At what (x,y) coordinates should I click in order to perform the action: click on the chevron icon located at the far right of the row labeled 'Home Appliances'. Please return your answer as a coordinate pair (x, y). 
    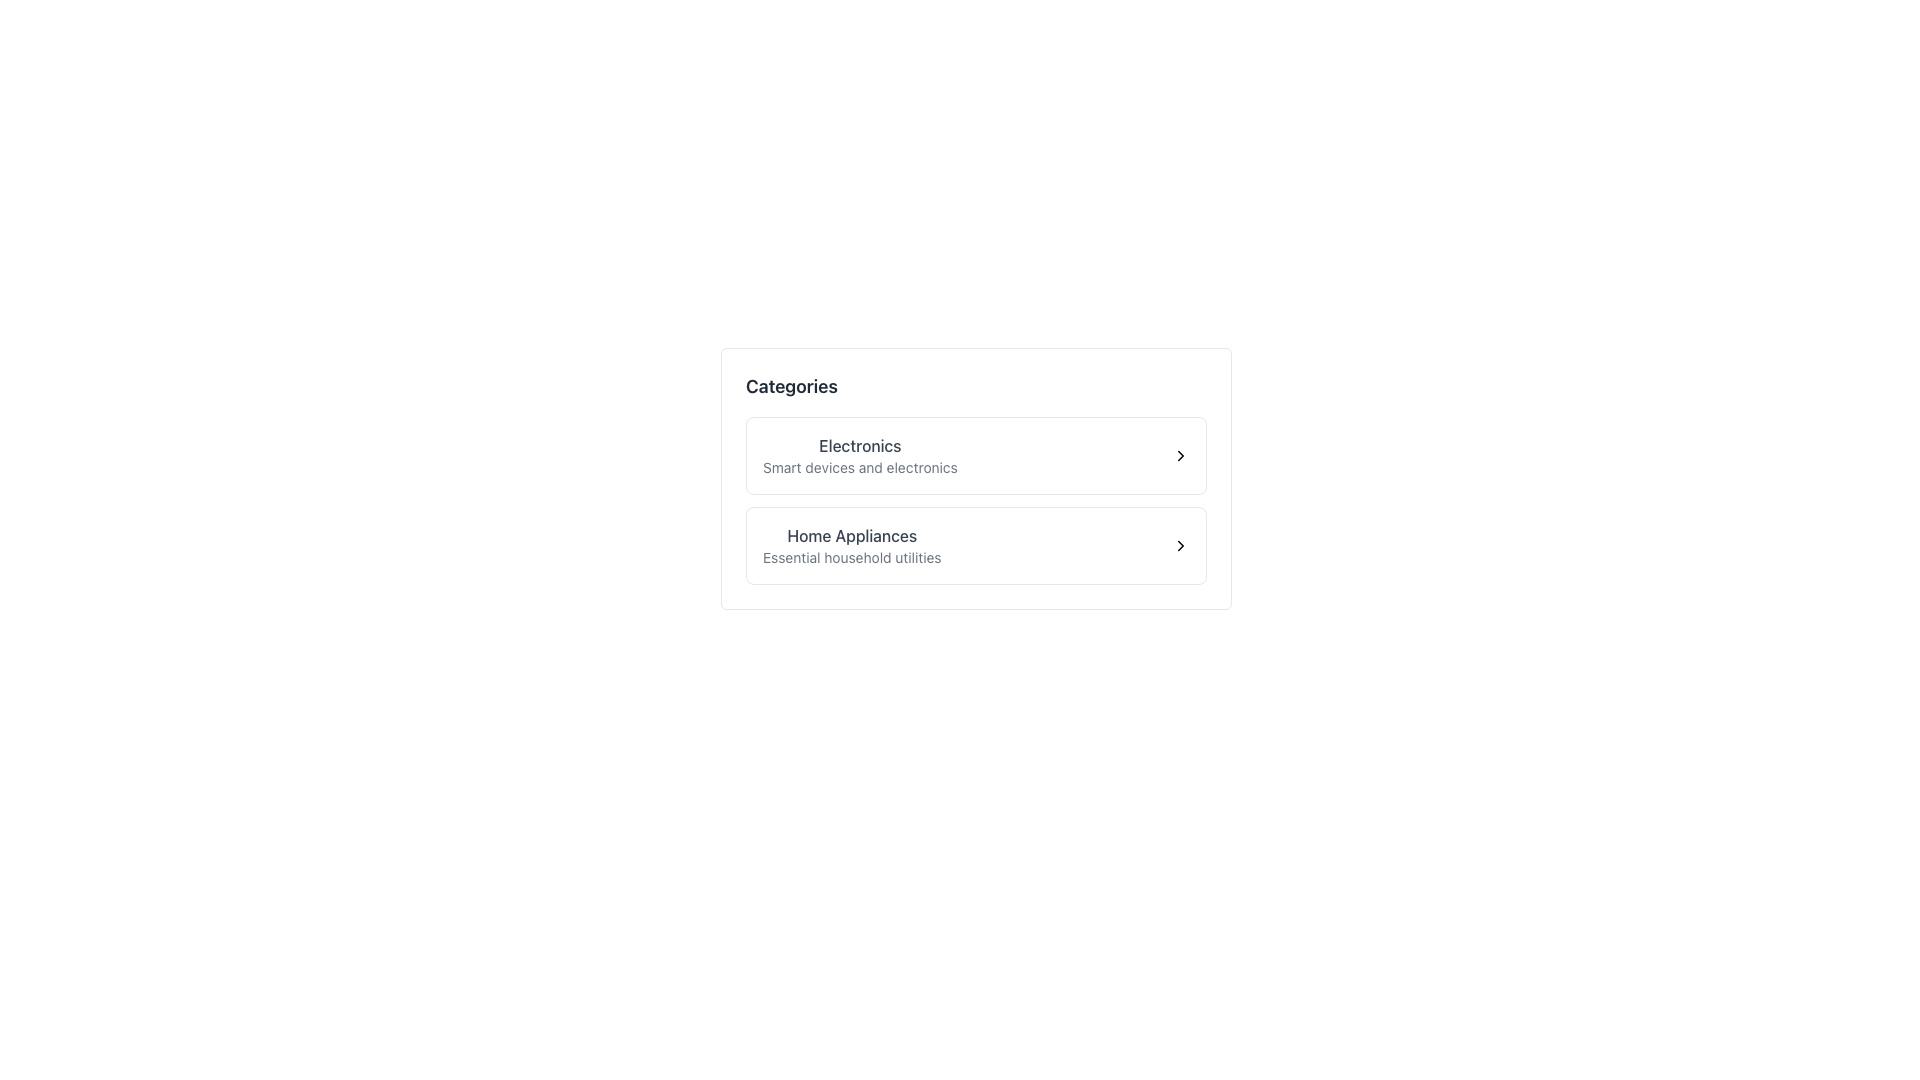
    Looking at the image, I should click on (1180, 546).